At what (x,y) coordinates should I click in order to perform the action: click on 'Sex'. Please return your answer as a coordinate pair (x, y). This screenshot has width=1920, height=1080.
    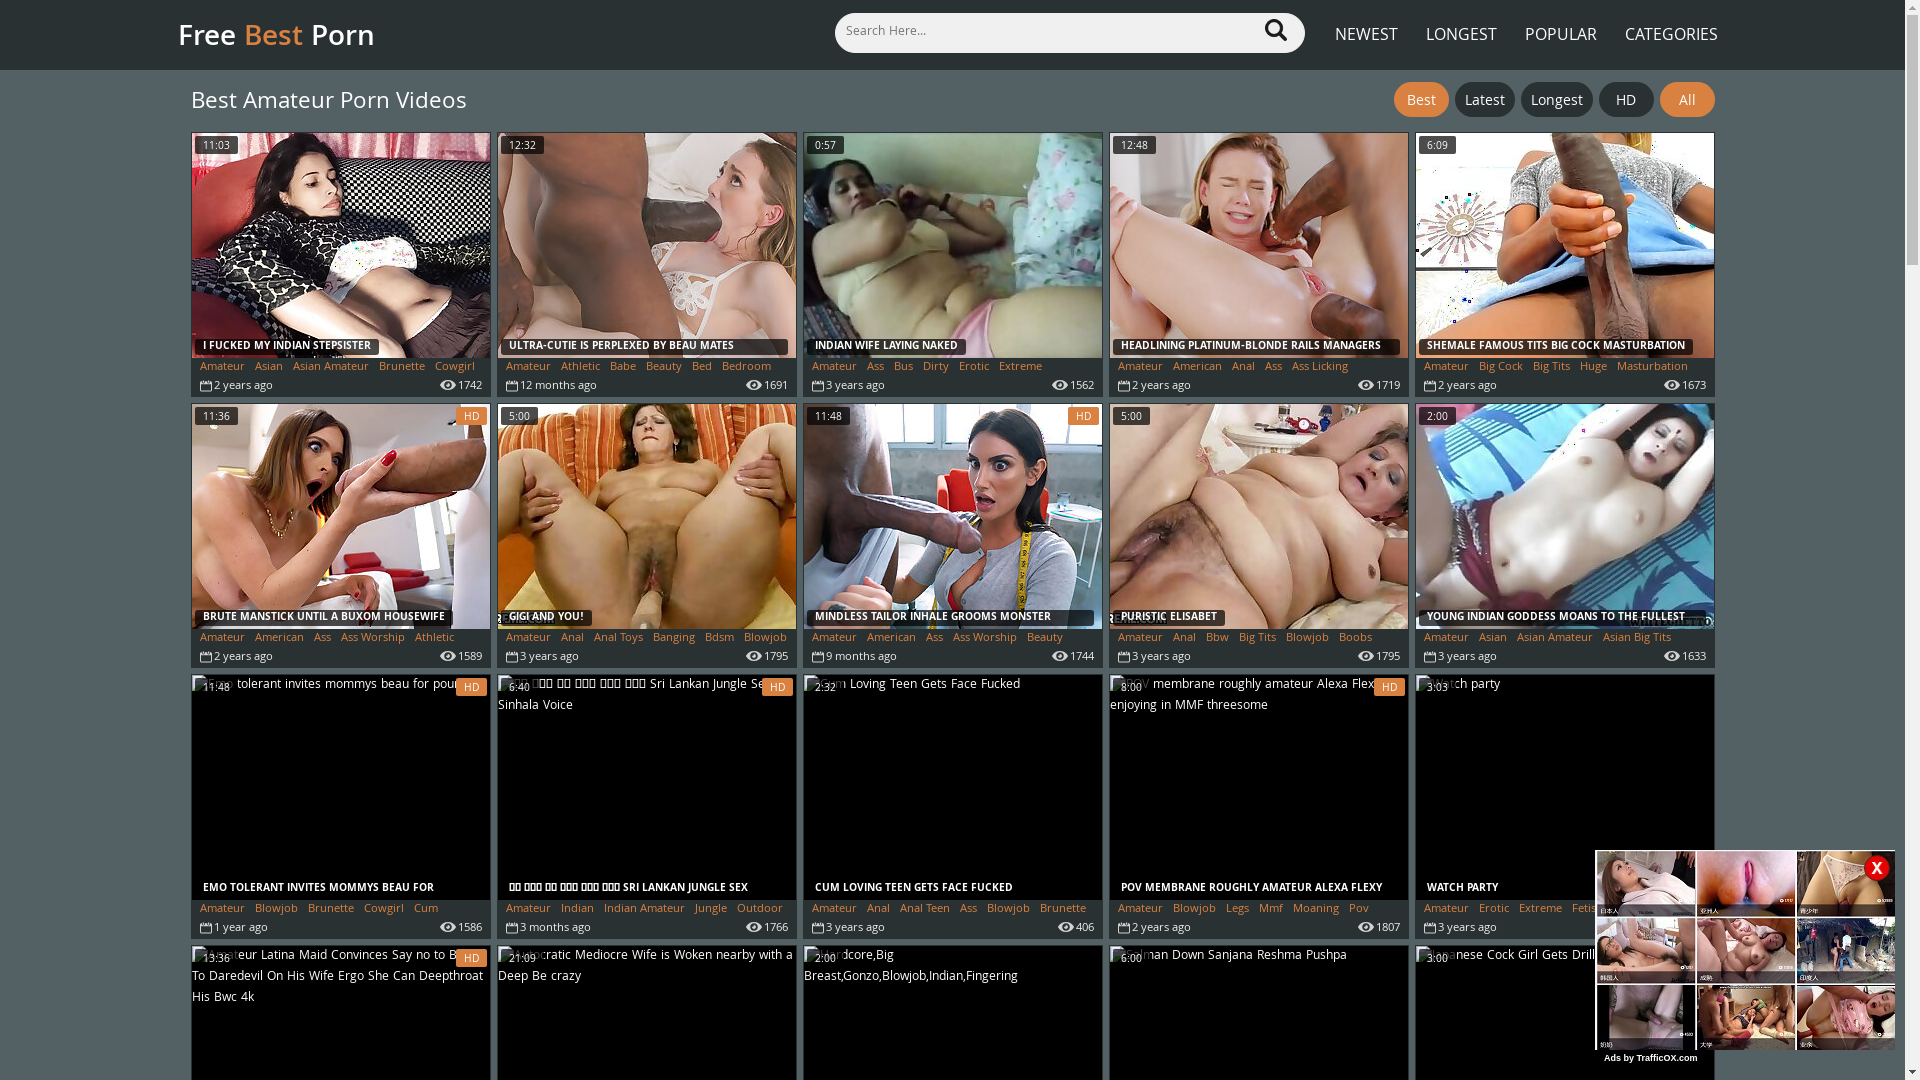
    Looking at the image, I should click on (514, 926).